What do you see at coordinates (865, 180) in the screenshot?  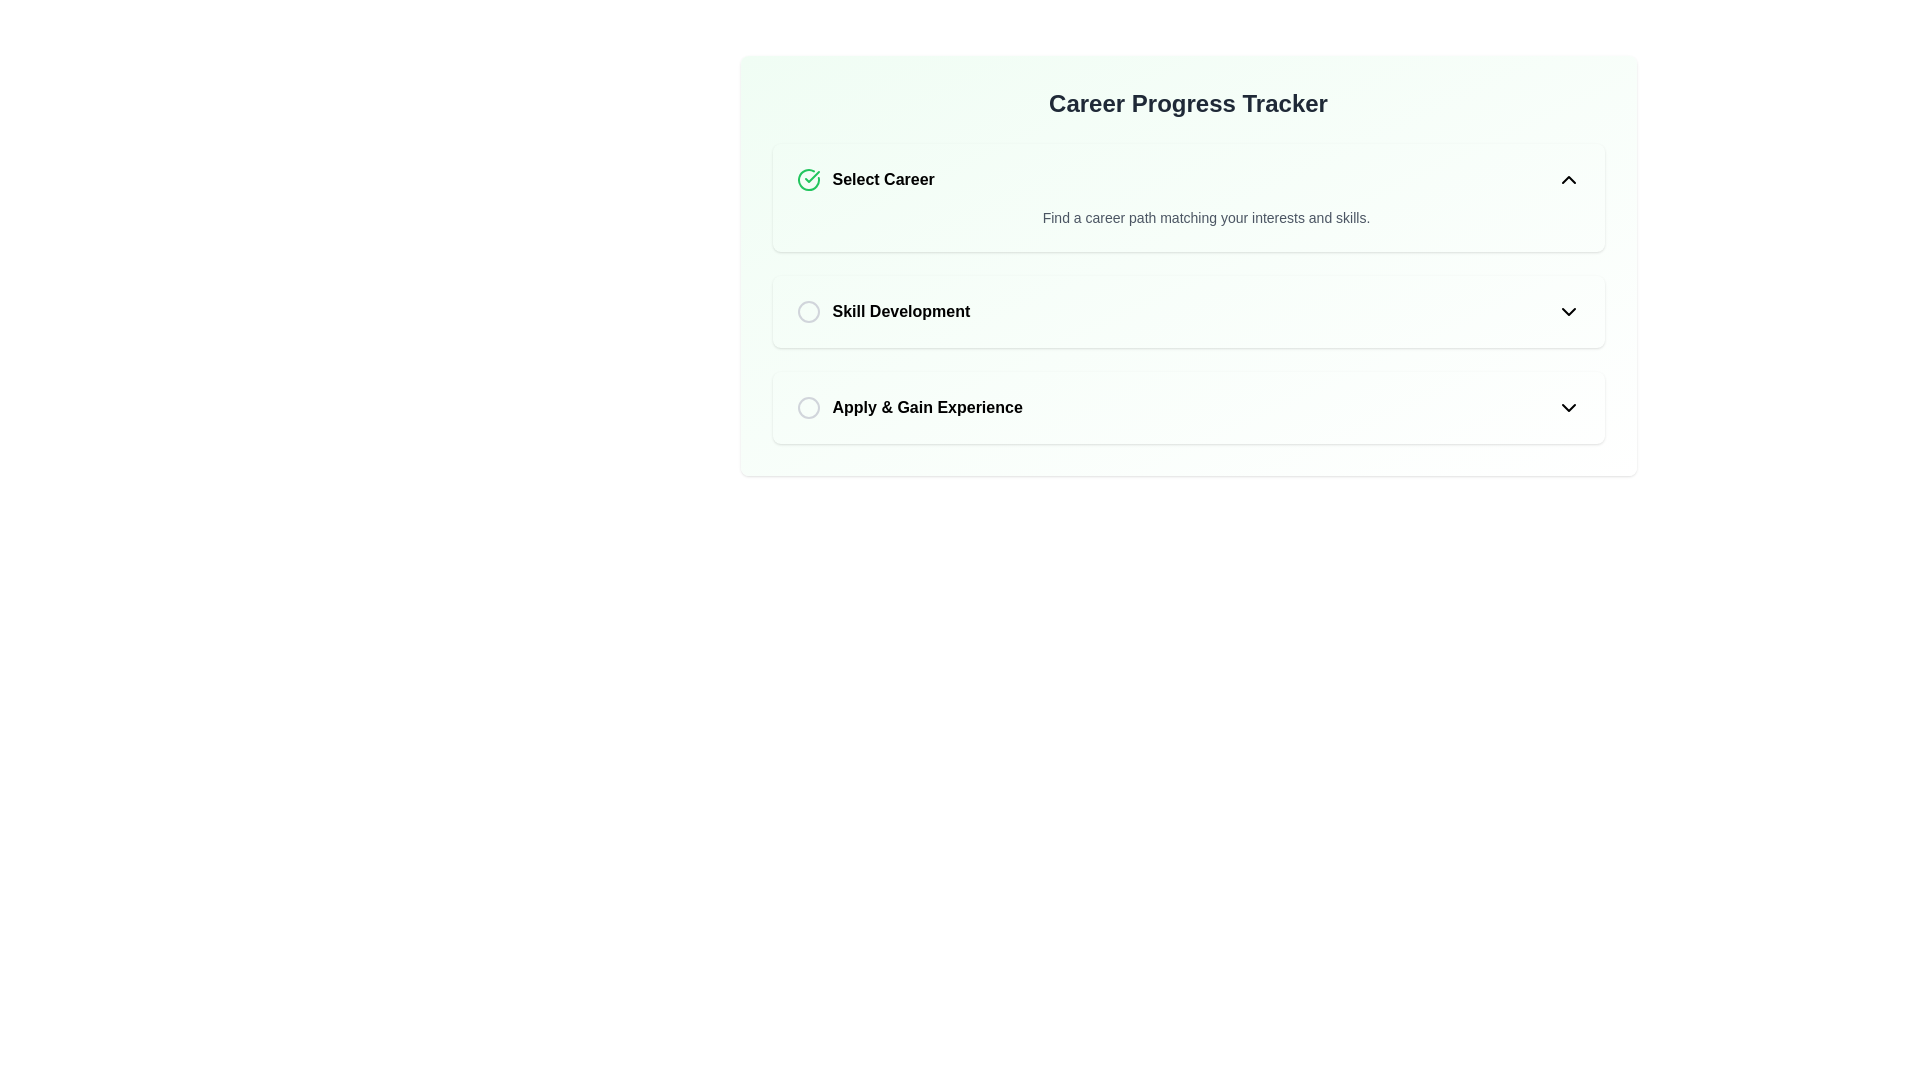 I see `the 'Select Career' label element with a green checkmark icon` at bounding box center [865, 180].